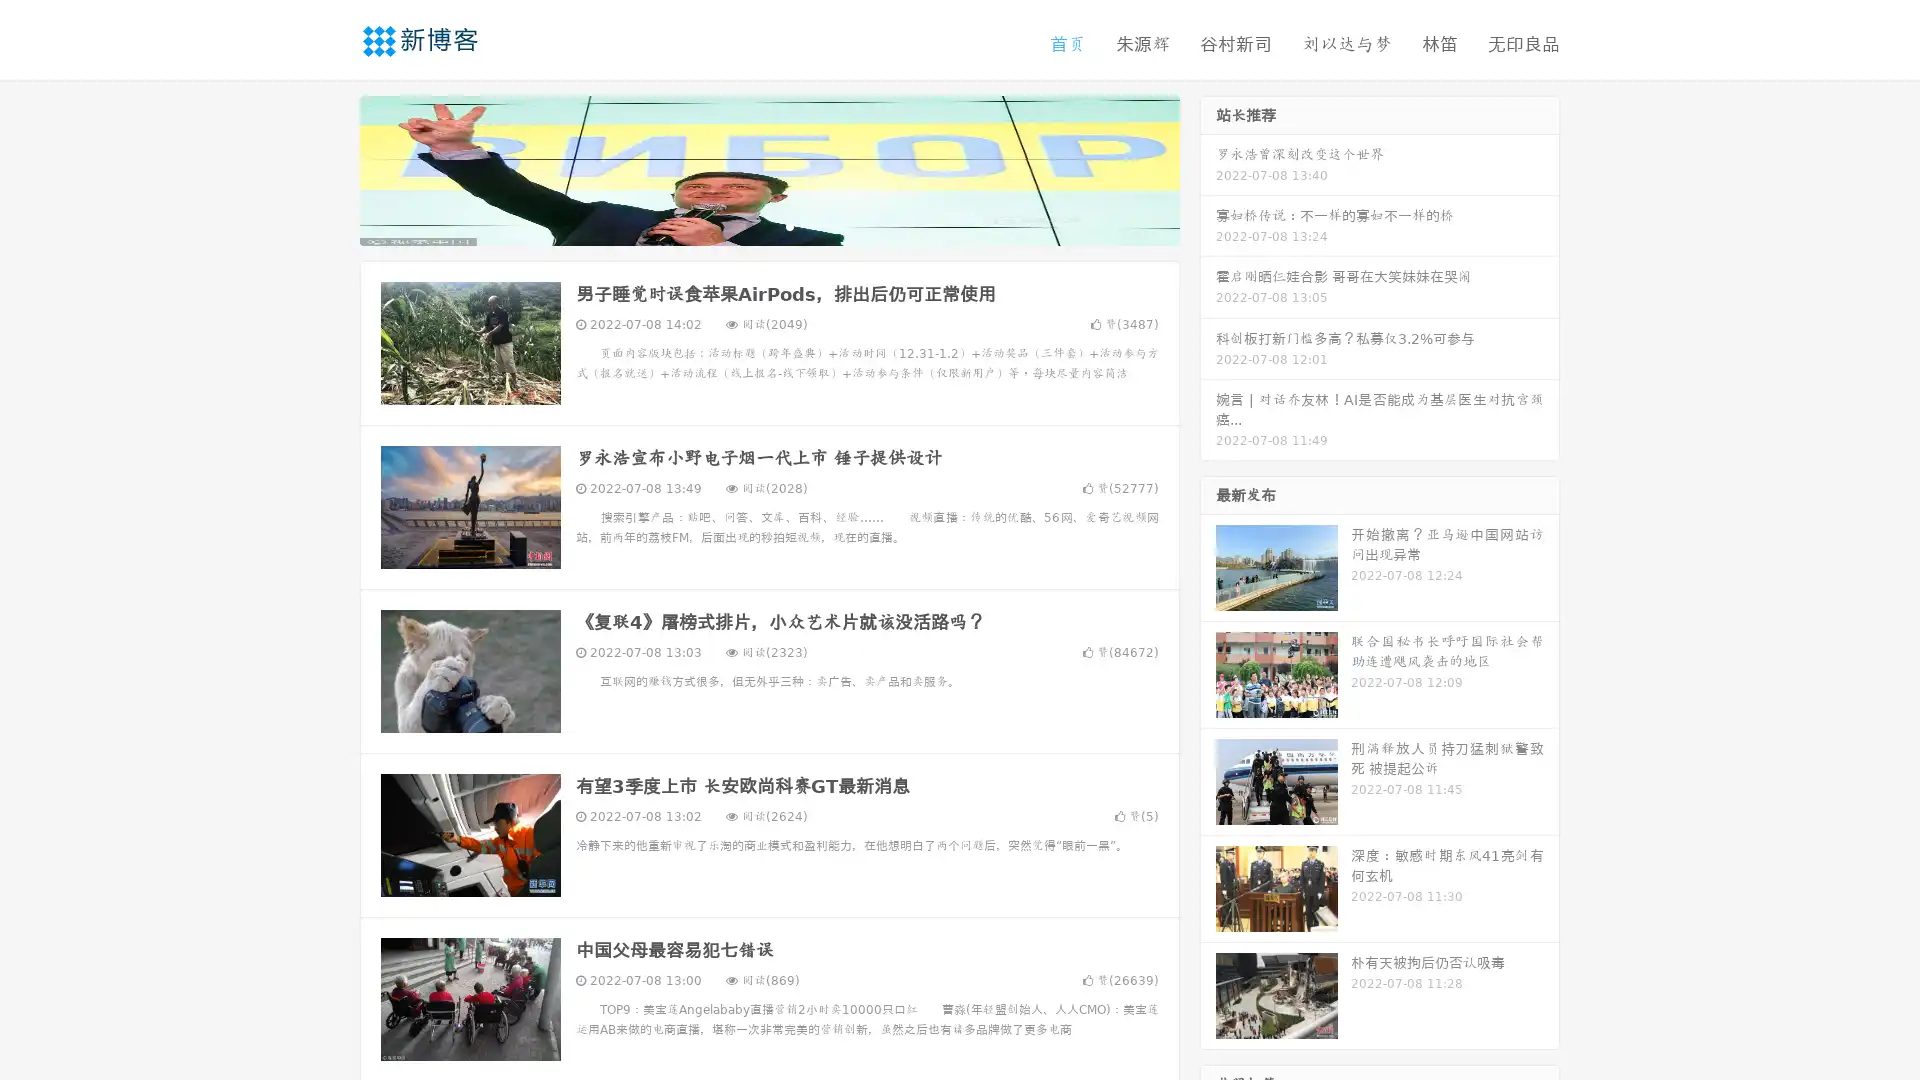 The height and width of the screenshot is (1080, 1920). I want to click on Go to slide 1, so click(748, 225).